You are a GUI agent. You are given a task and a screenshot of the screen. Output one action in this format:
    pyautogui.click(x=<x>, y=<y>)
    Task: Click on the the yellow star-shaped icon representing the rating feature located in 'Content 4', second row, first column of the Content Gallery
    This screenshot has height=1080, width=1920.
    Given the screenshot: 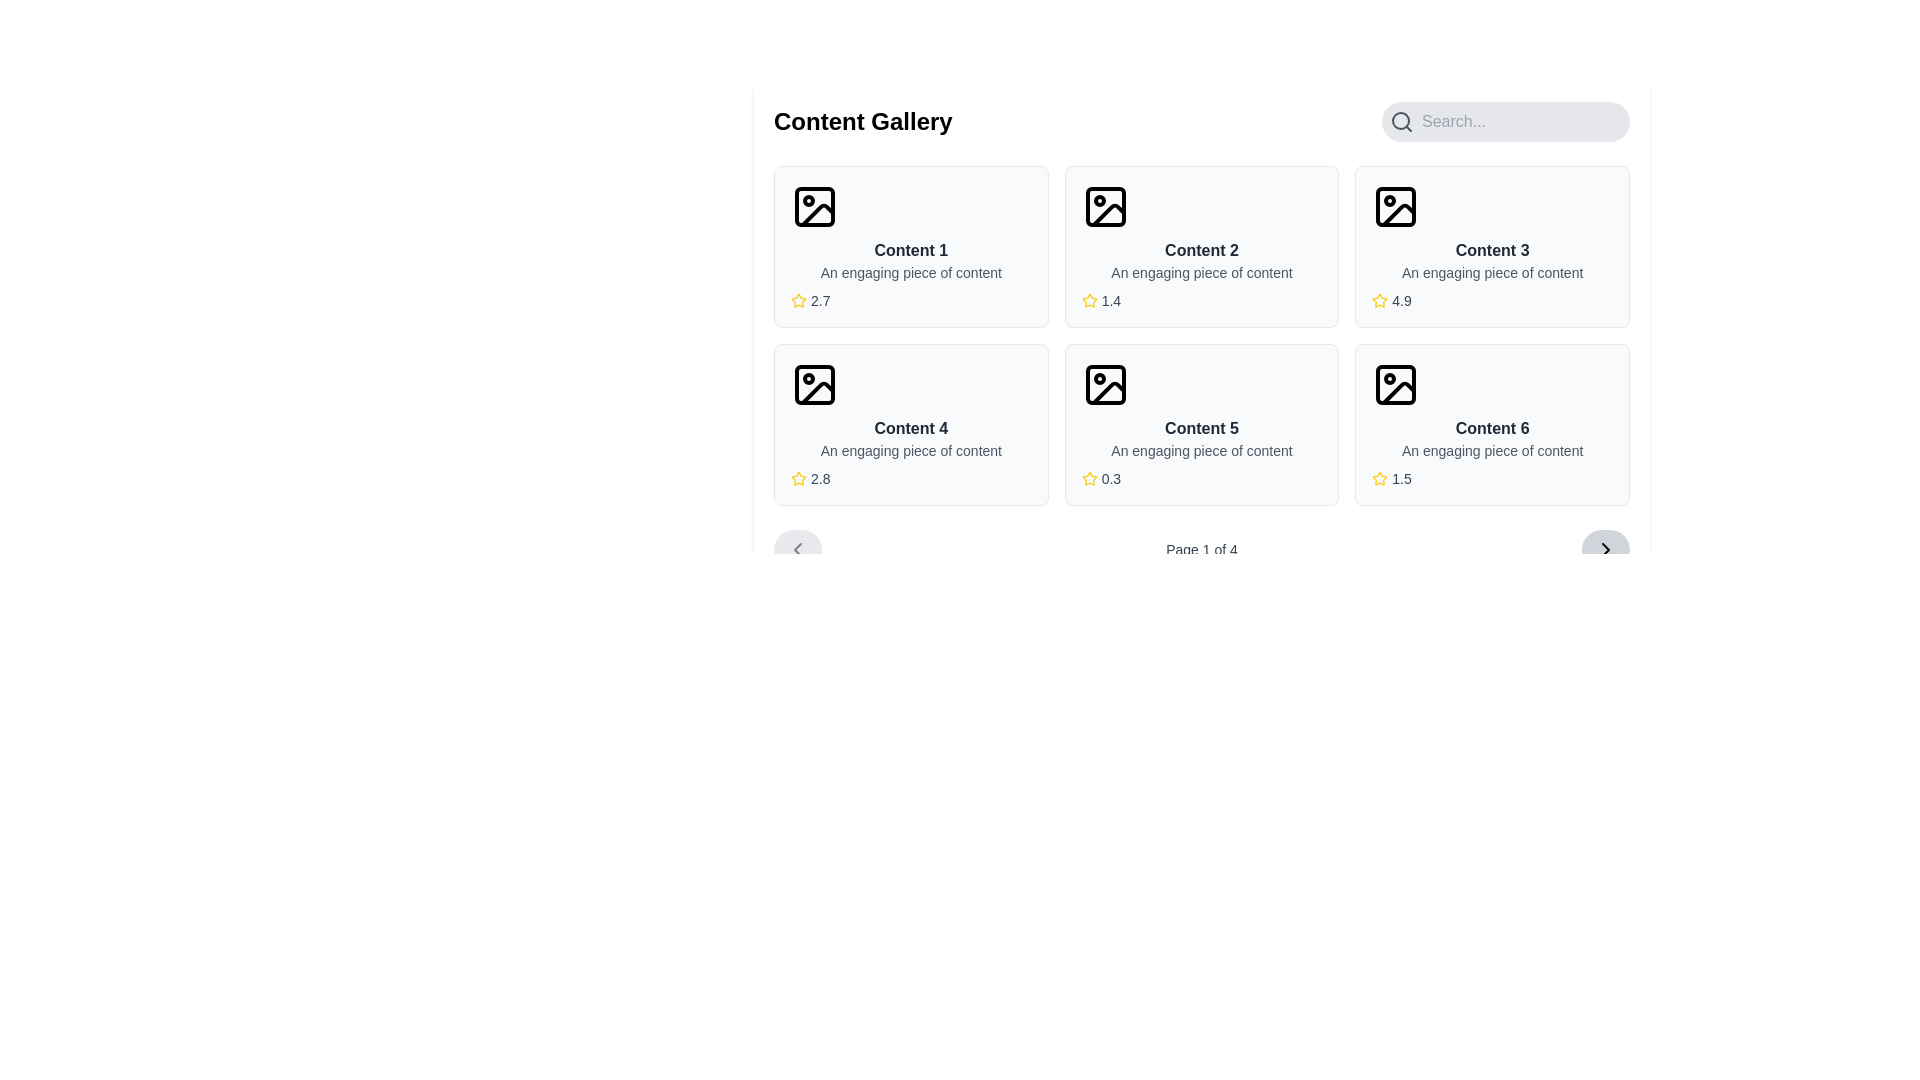 What is the action you would take?
    pyautogui.click(x=797, y=478)
    